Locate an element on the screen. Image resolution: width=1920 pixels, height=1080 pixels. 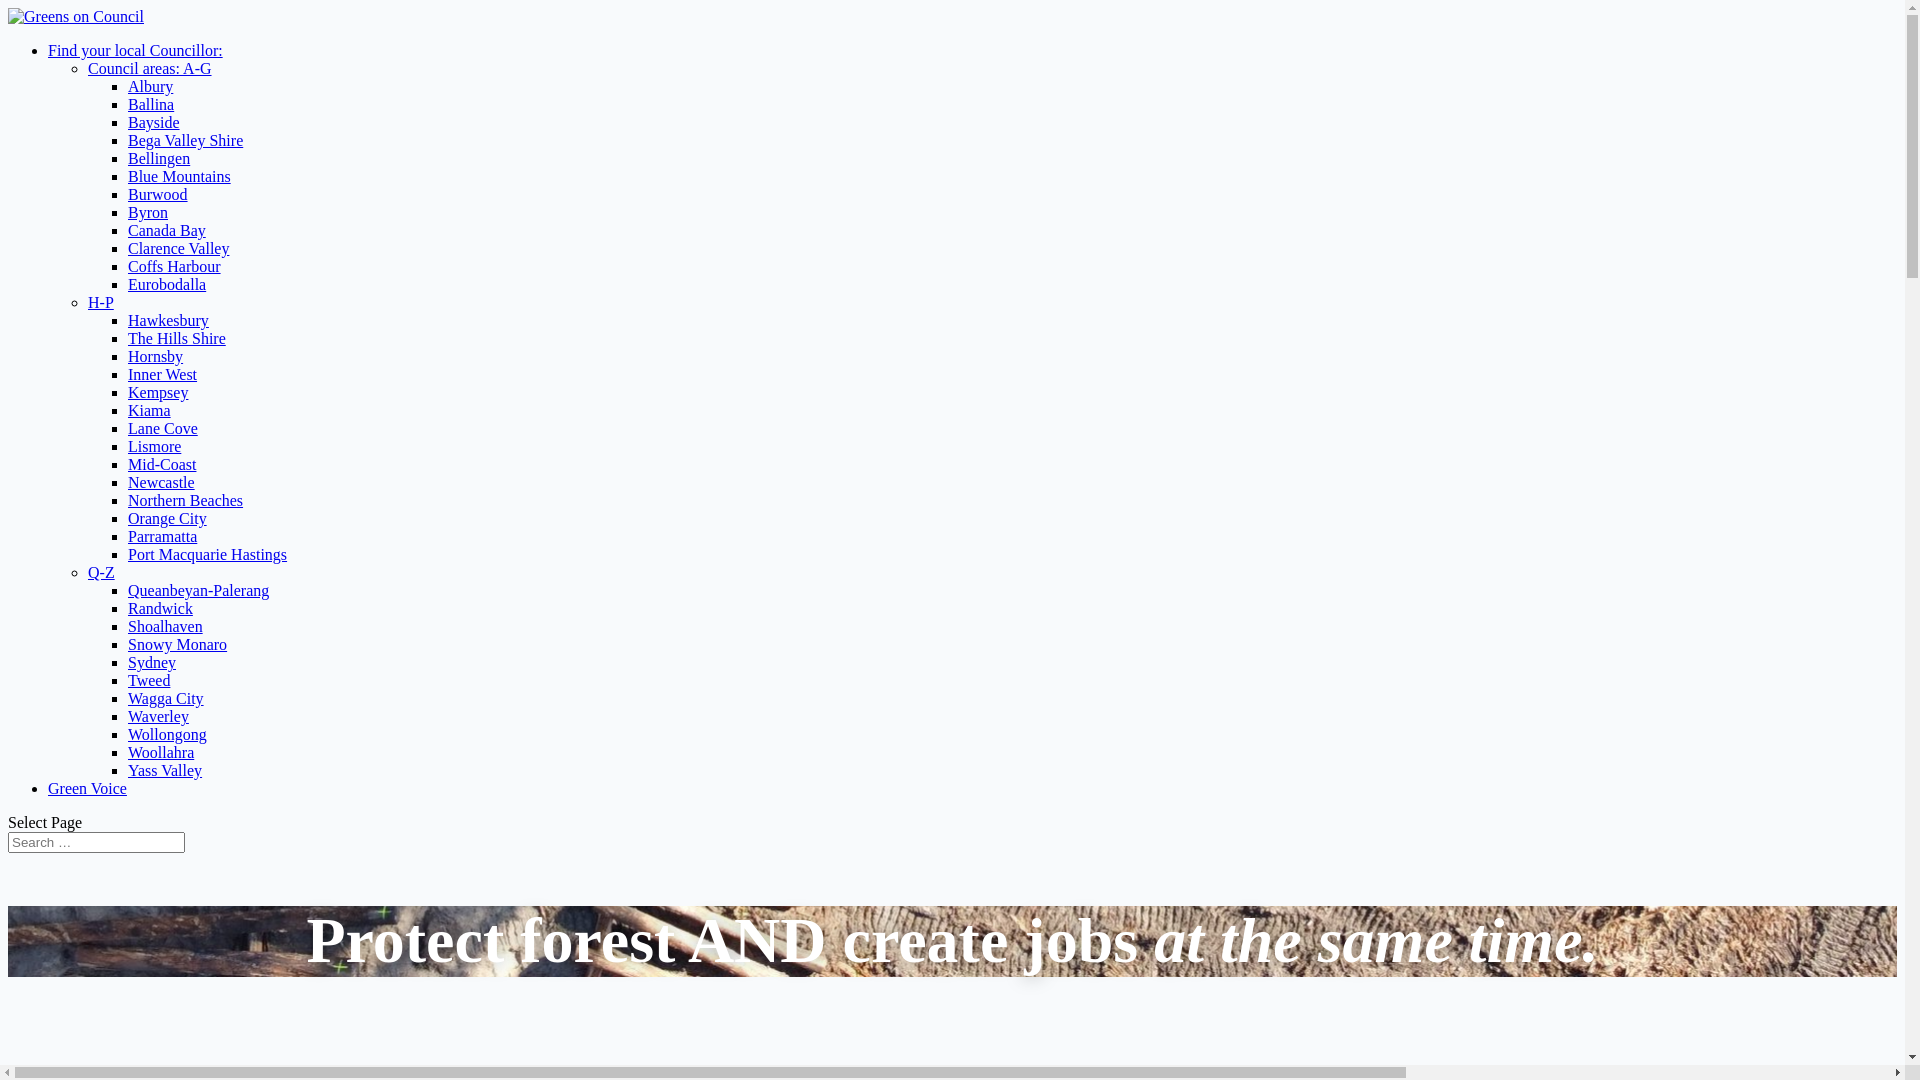
'Queanbeyan-Palerang' is located at coordinates (198, 589).